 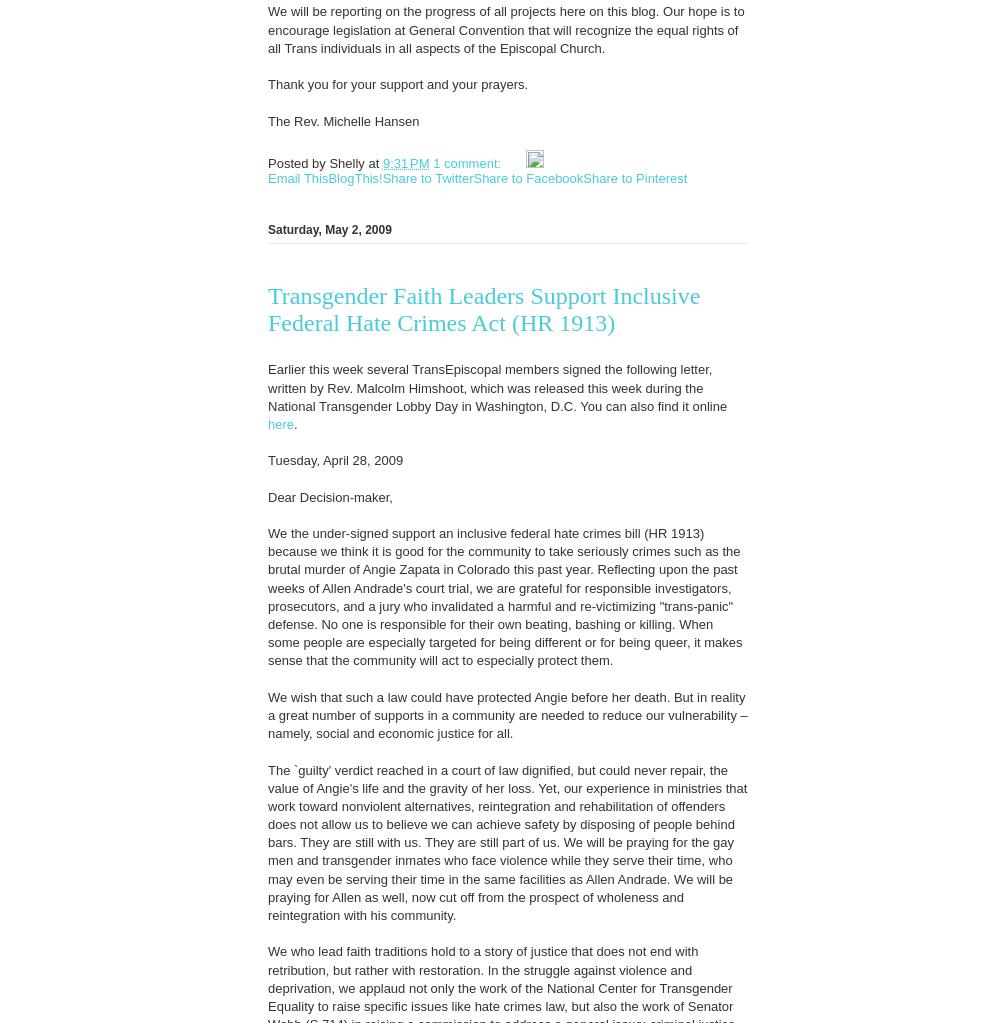 I want to click on 'at', so click(x=374, y=163).